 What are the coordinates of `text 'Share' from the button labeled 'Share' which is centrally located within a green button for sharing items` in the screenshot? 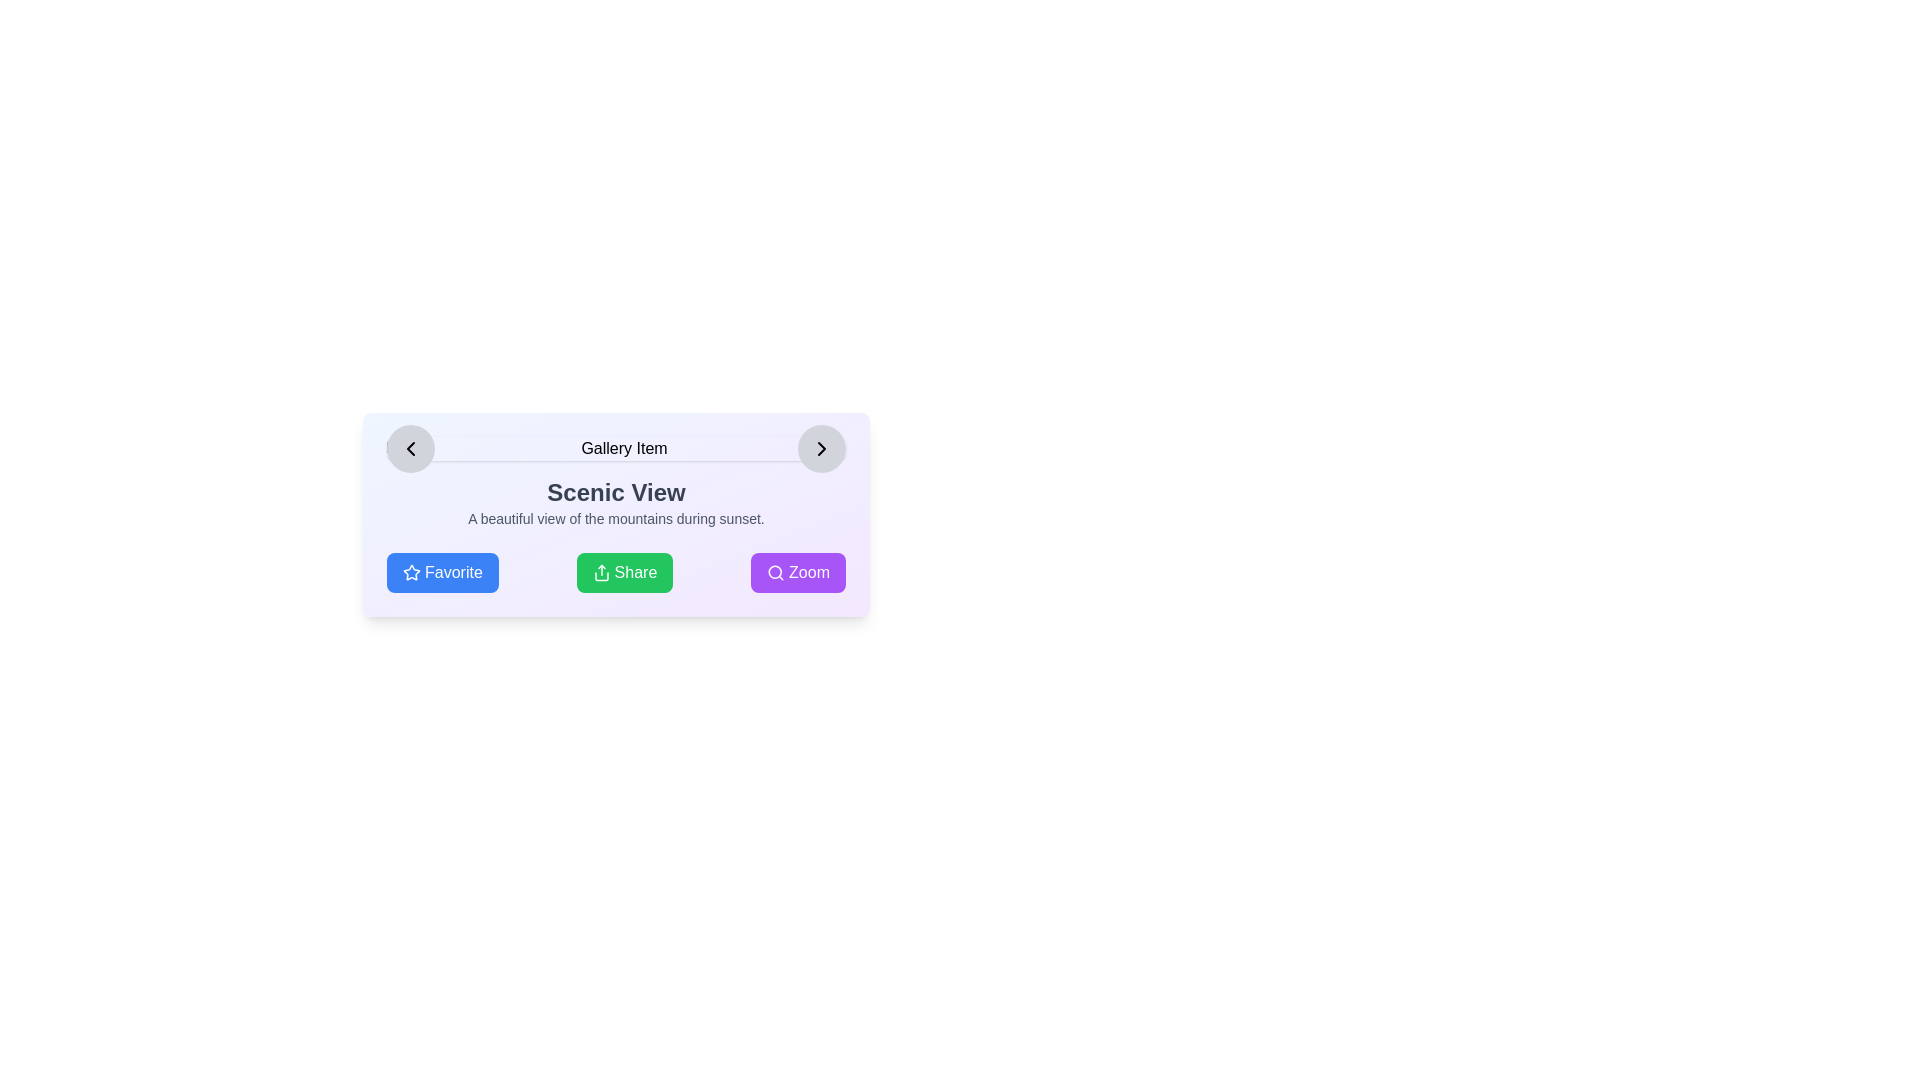 It's located at (634, 573).